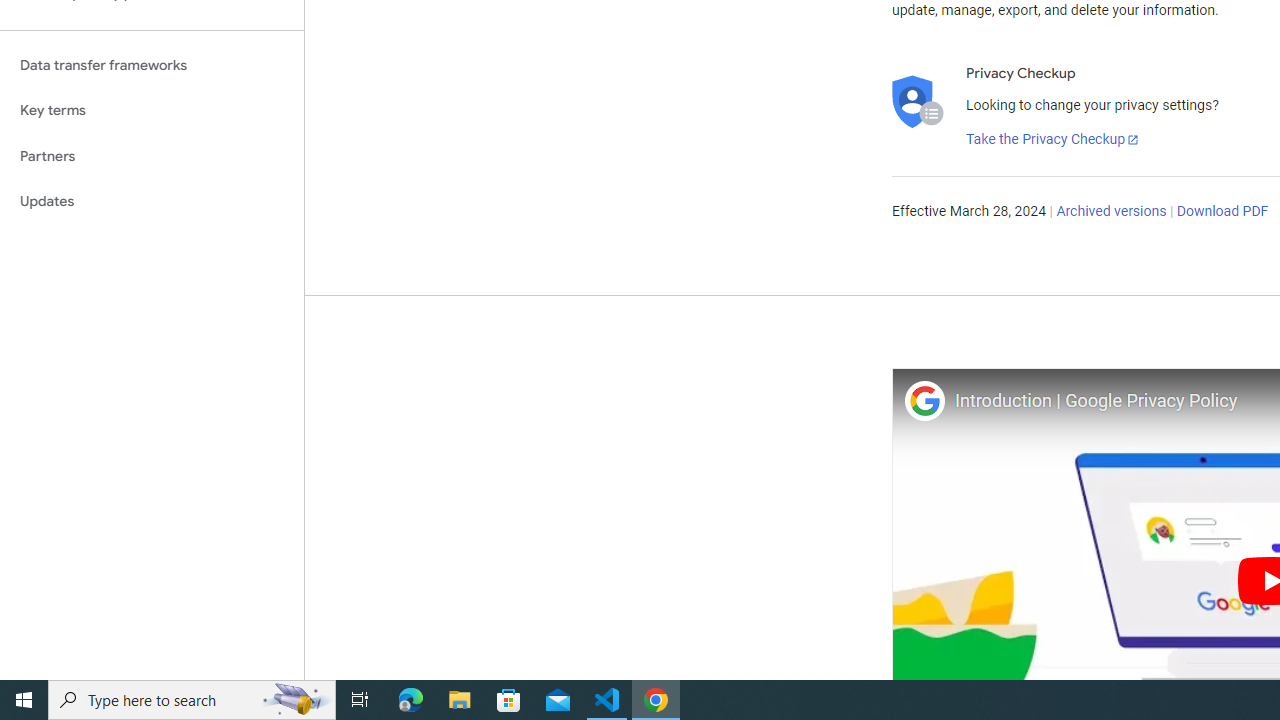  Describe the element at coordinates (151, 201) in the screenshot. I see `'Updates'` at that location.